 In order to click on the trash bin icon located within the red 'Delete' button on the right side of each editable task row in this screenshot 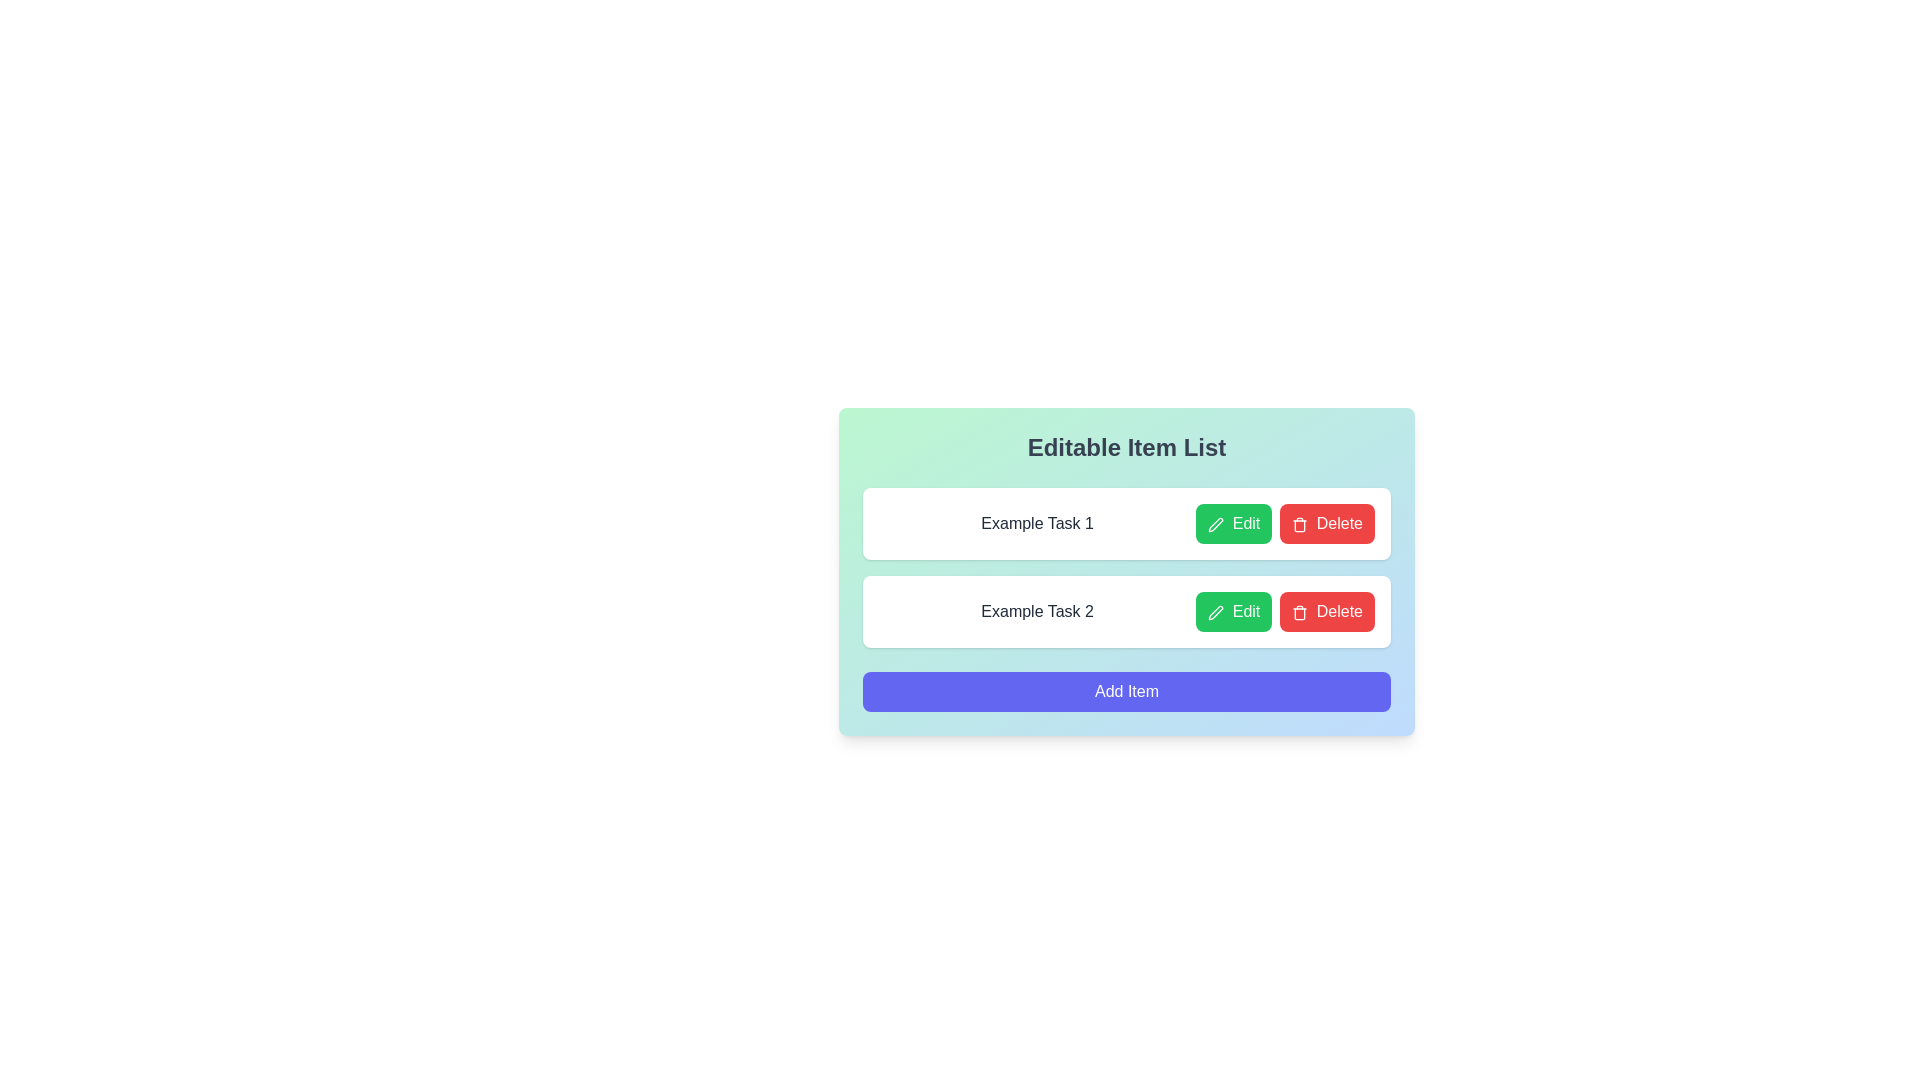, I will do `click(1300, 523)`.